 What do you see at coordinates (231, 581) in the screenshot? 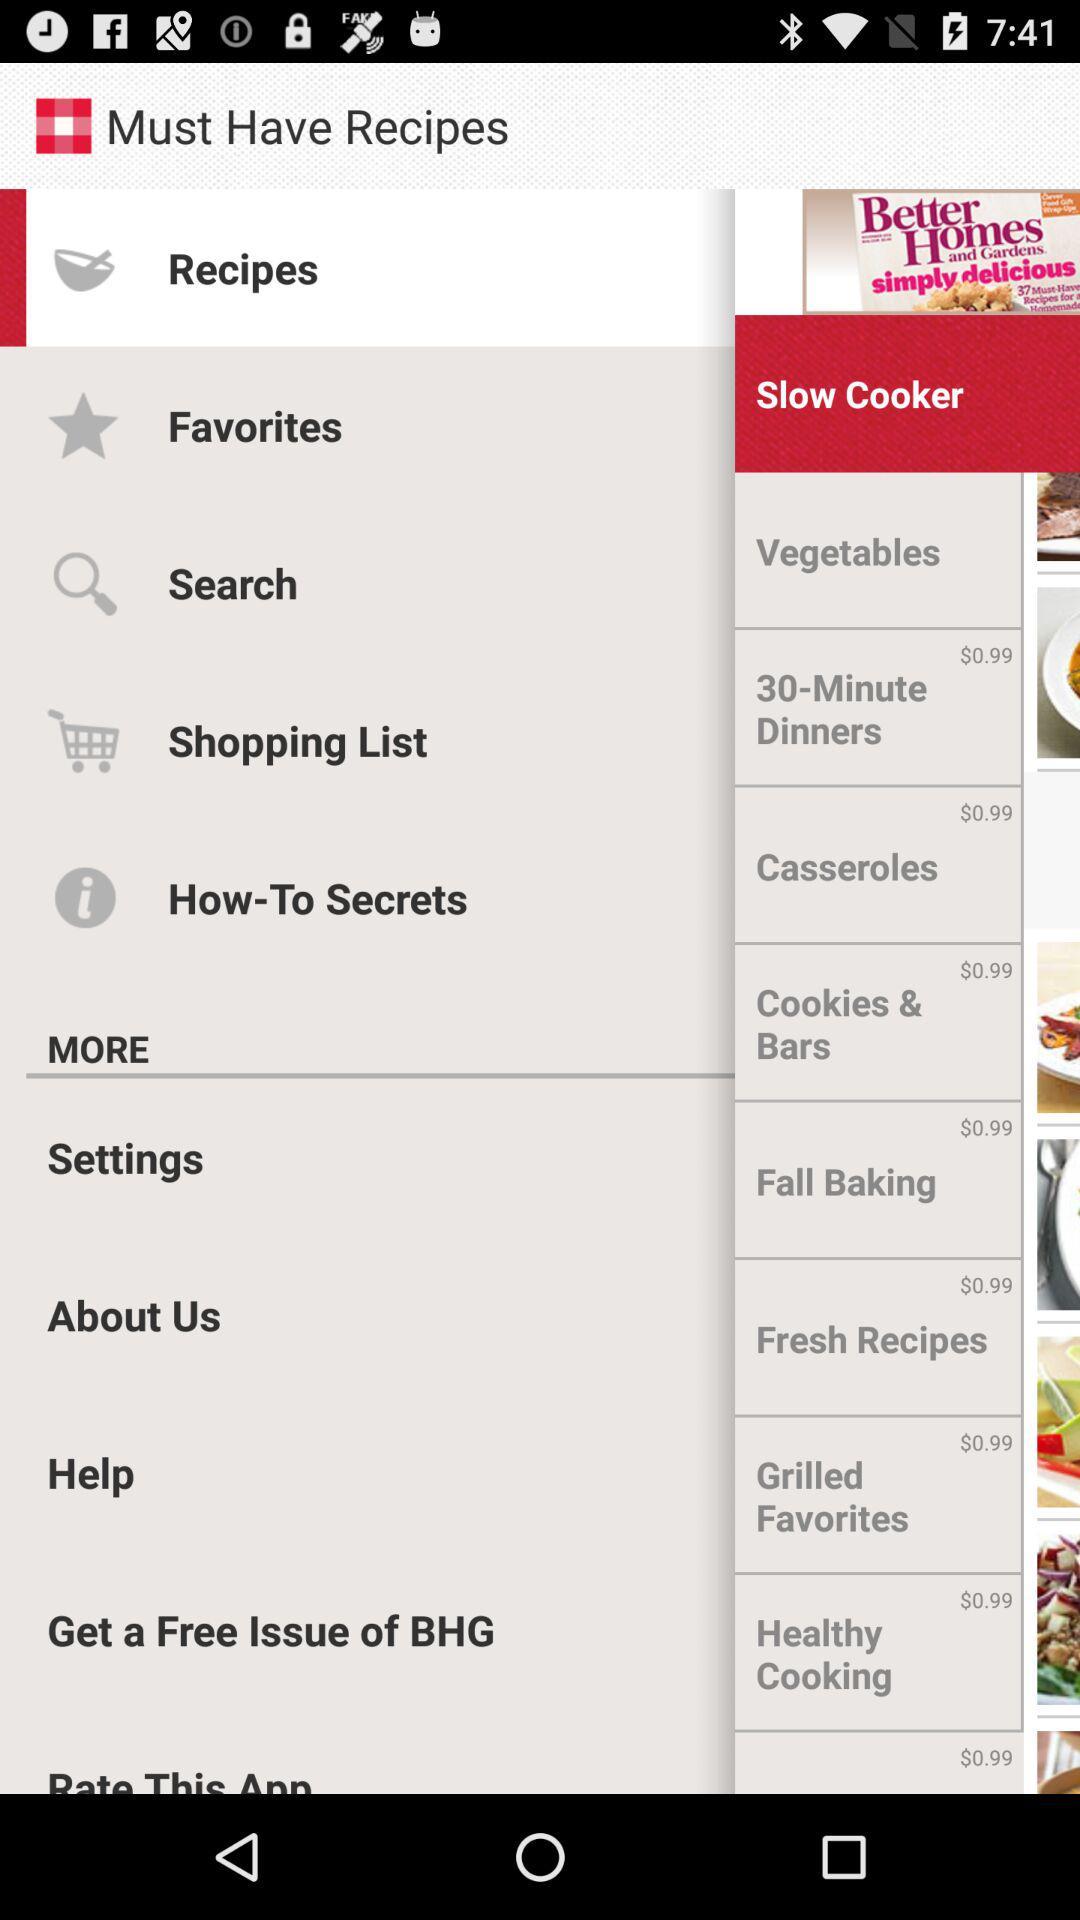
I see `the search item` at bounding box center [231, 581].